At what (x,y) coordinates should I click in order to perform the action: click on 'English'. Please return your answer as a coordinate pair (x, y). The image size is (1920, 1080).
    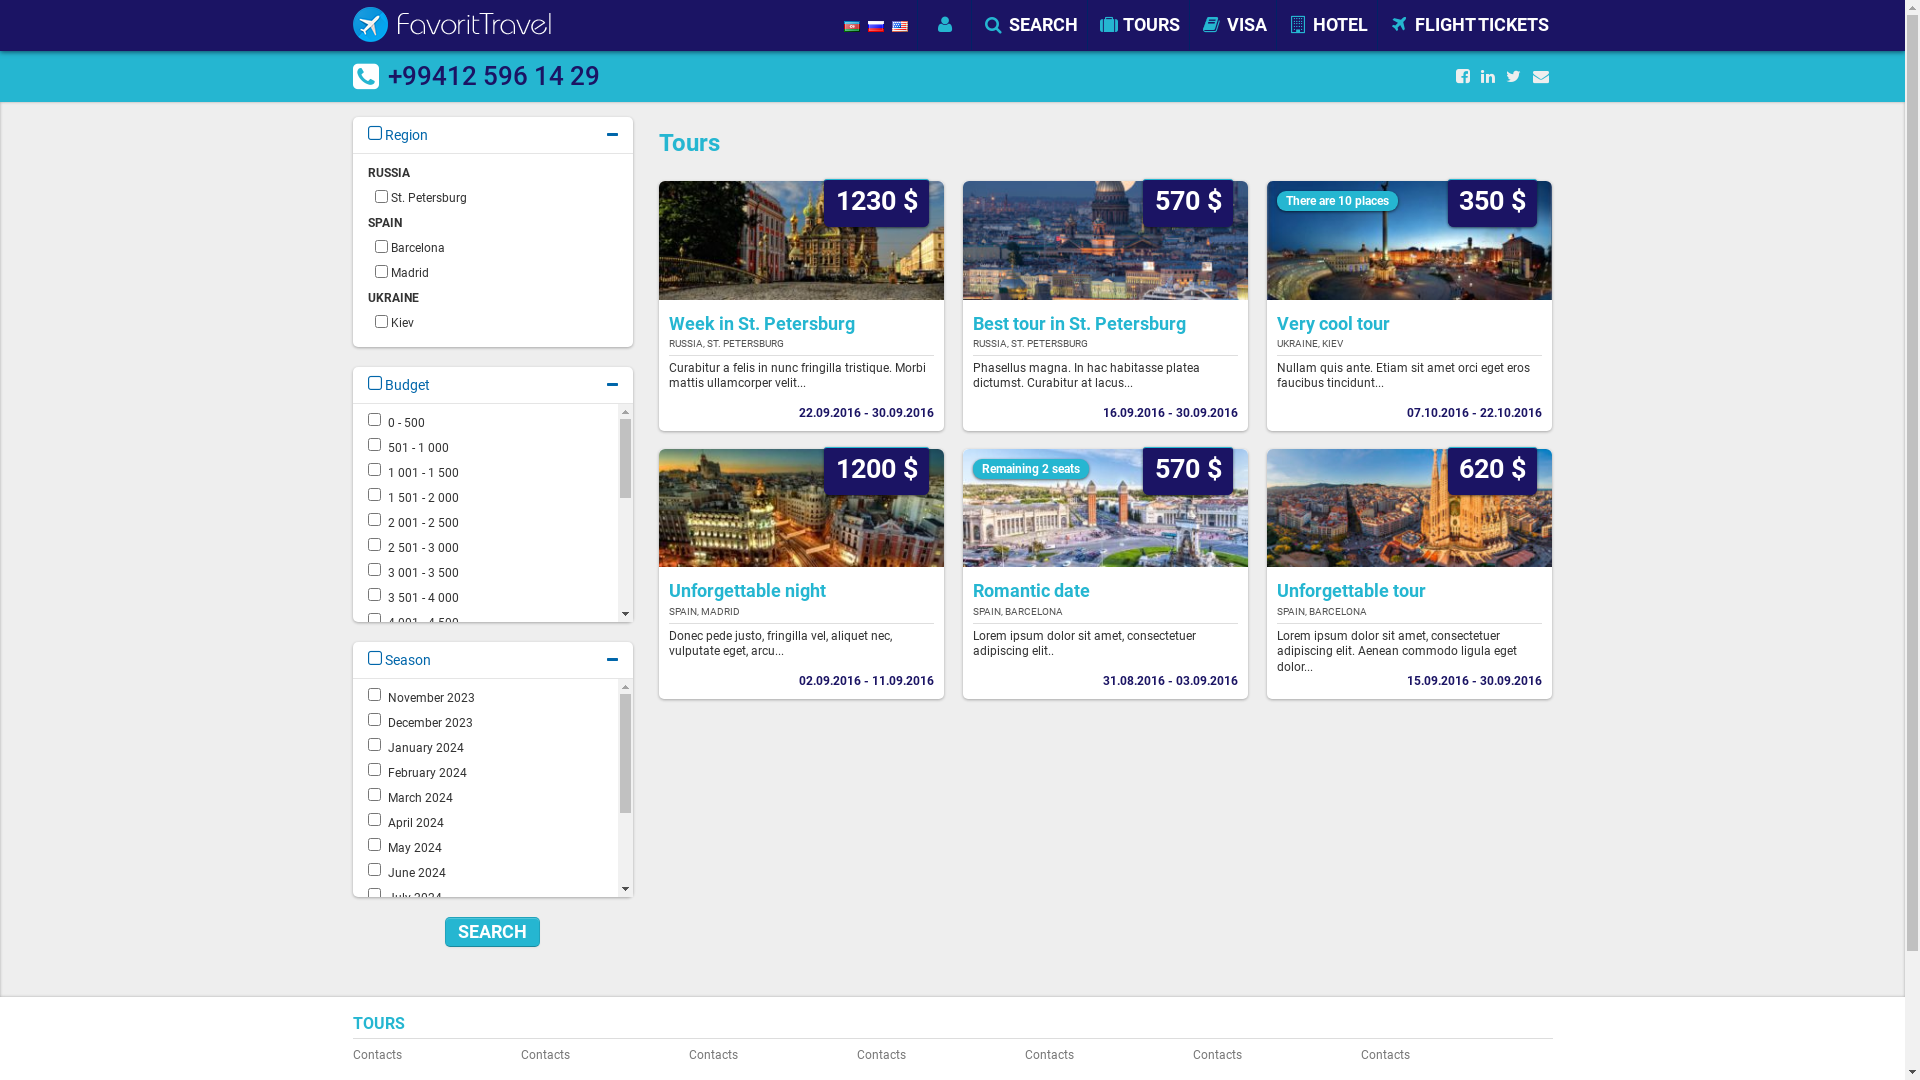
    Looking at the image, I should click on (899, 26).